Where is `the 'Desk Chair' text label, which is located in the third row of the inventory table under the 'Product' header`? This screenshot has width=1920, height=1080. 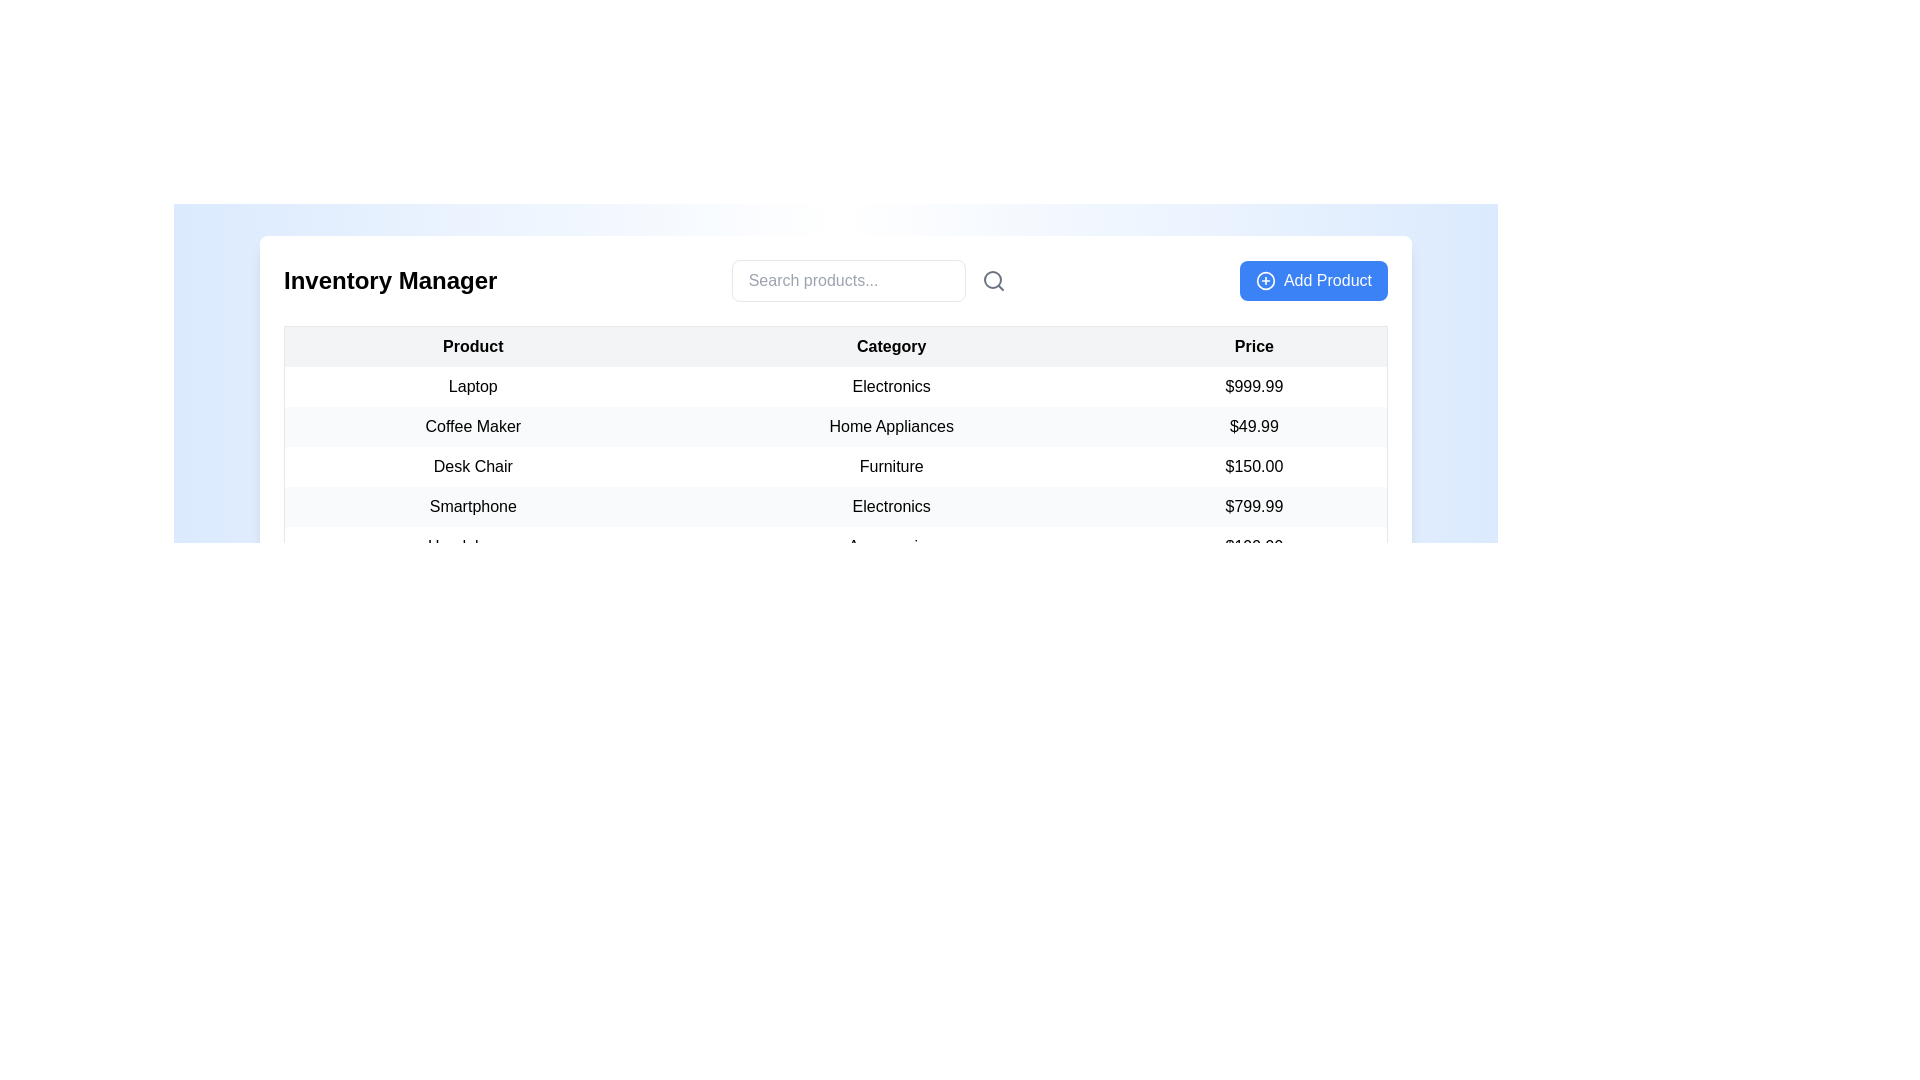 the 'Desk Chair' text label, which is located in the third row of the inventory table under the 'Product' header is located at coordinates (472, 466).